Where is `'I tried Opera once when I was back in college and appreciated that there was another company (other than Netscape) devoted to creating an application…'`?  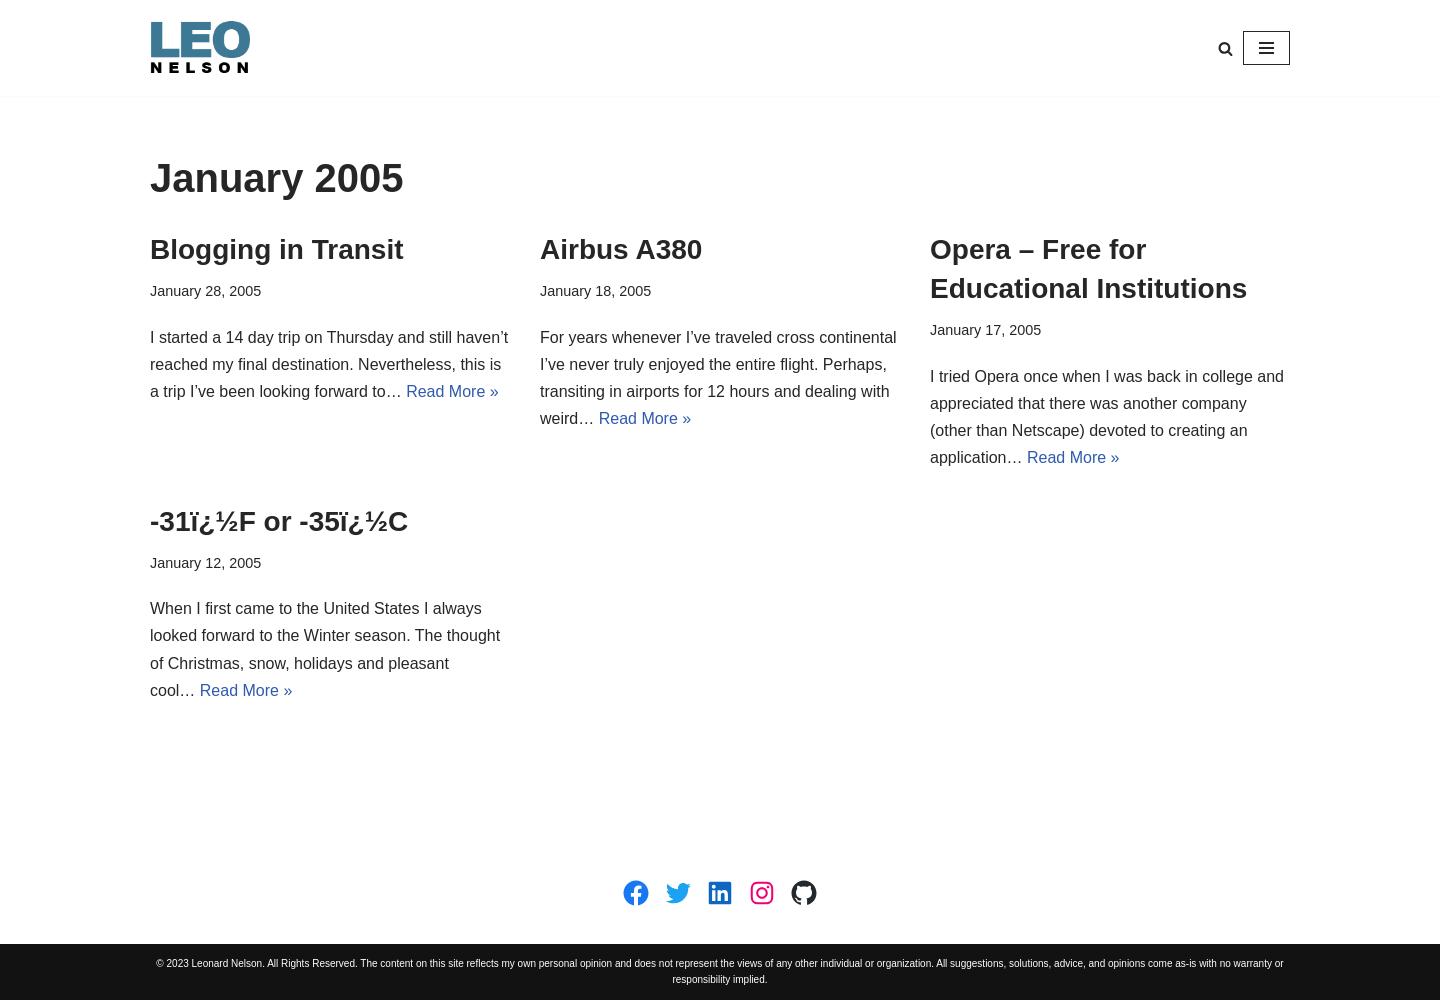 'I tried Opera once when I was back in college and appreciated that there was another company (other than Netscape) devoted to creating an application…' is located at coordinates (1105, 416).